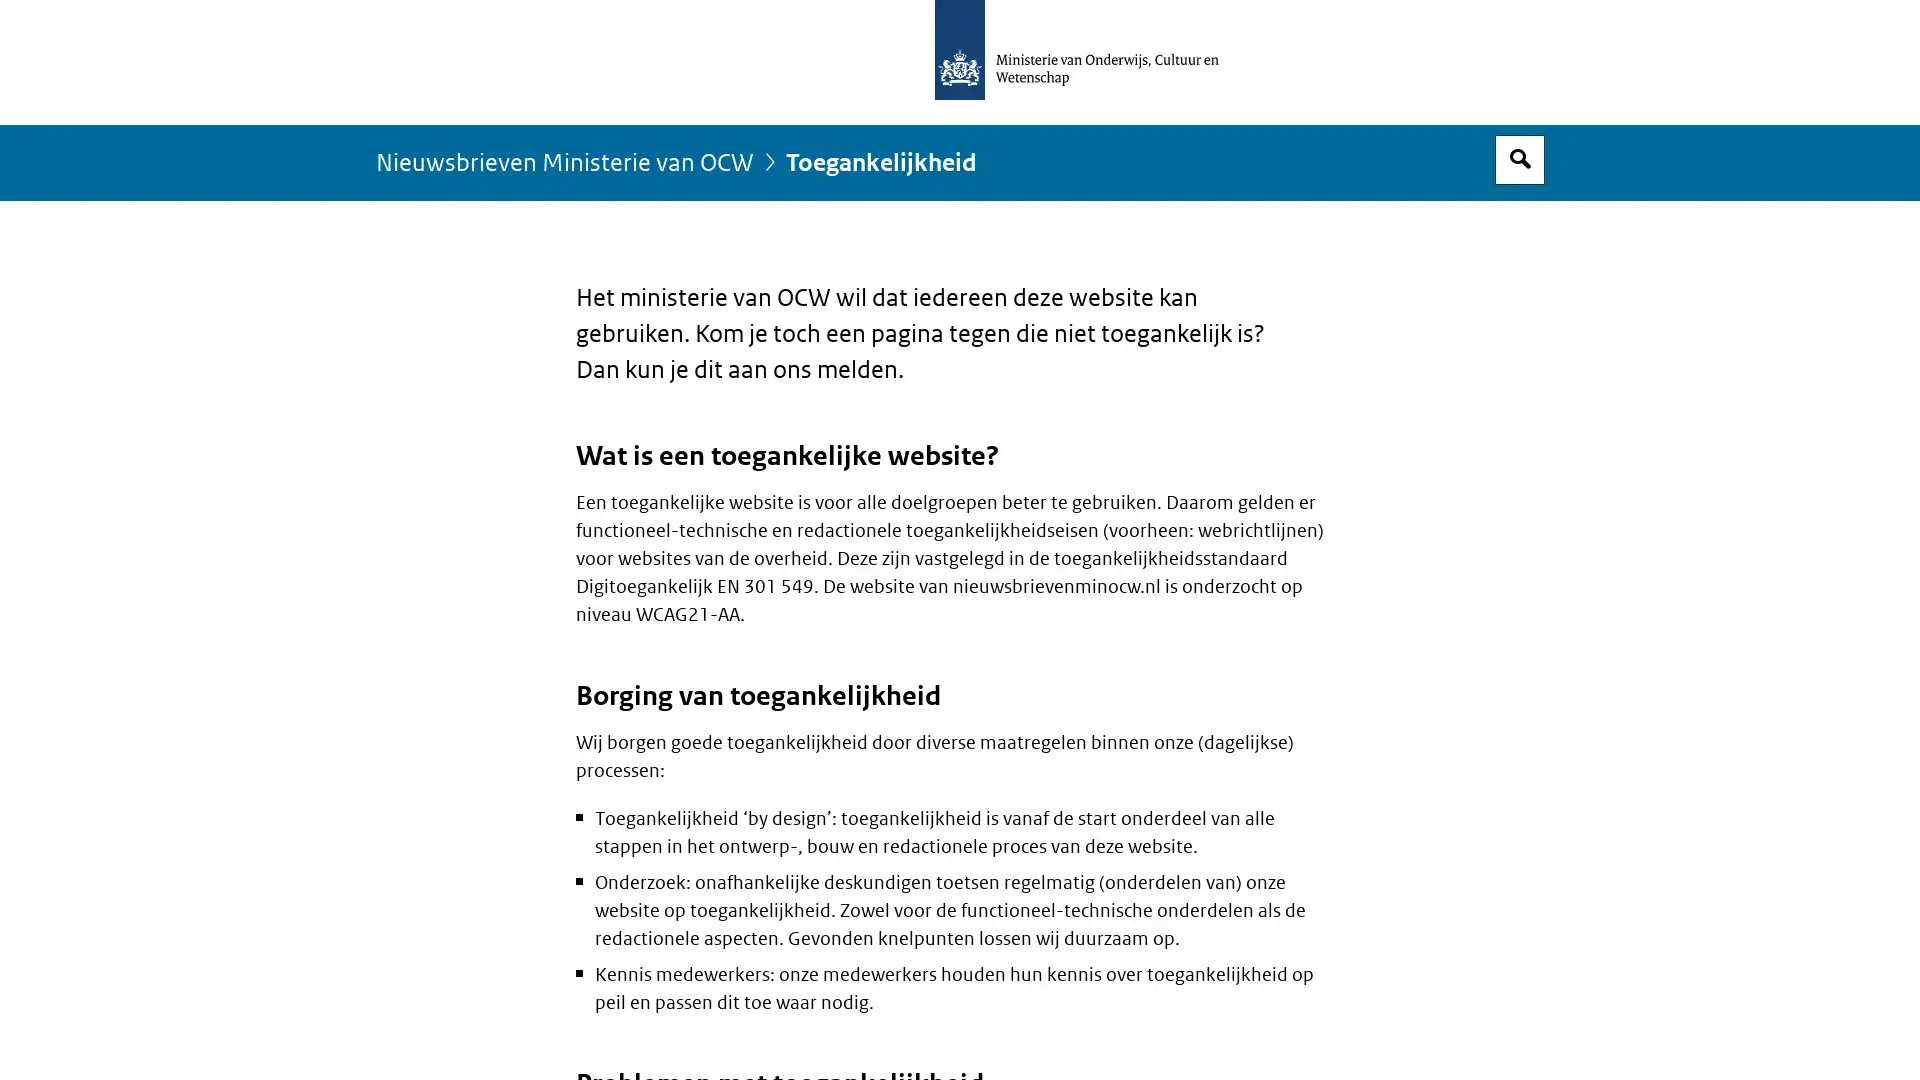 Image resolution: width=1920 pixels, height=1080 pixels. What do you see at coordinates (1520, 158) in the screenshot?
I see `Open zoekveld` at bounding box center [1520, 158].